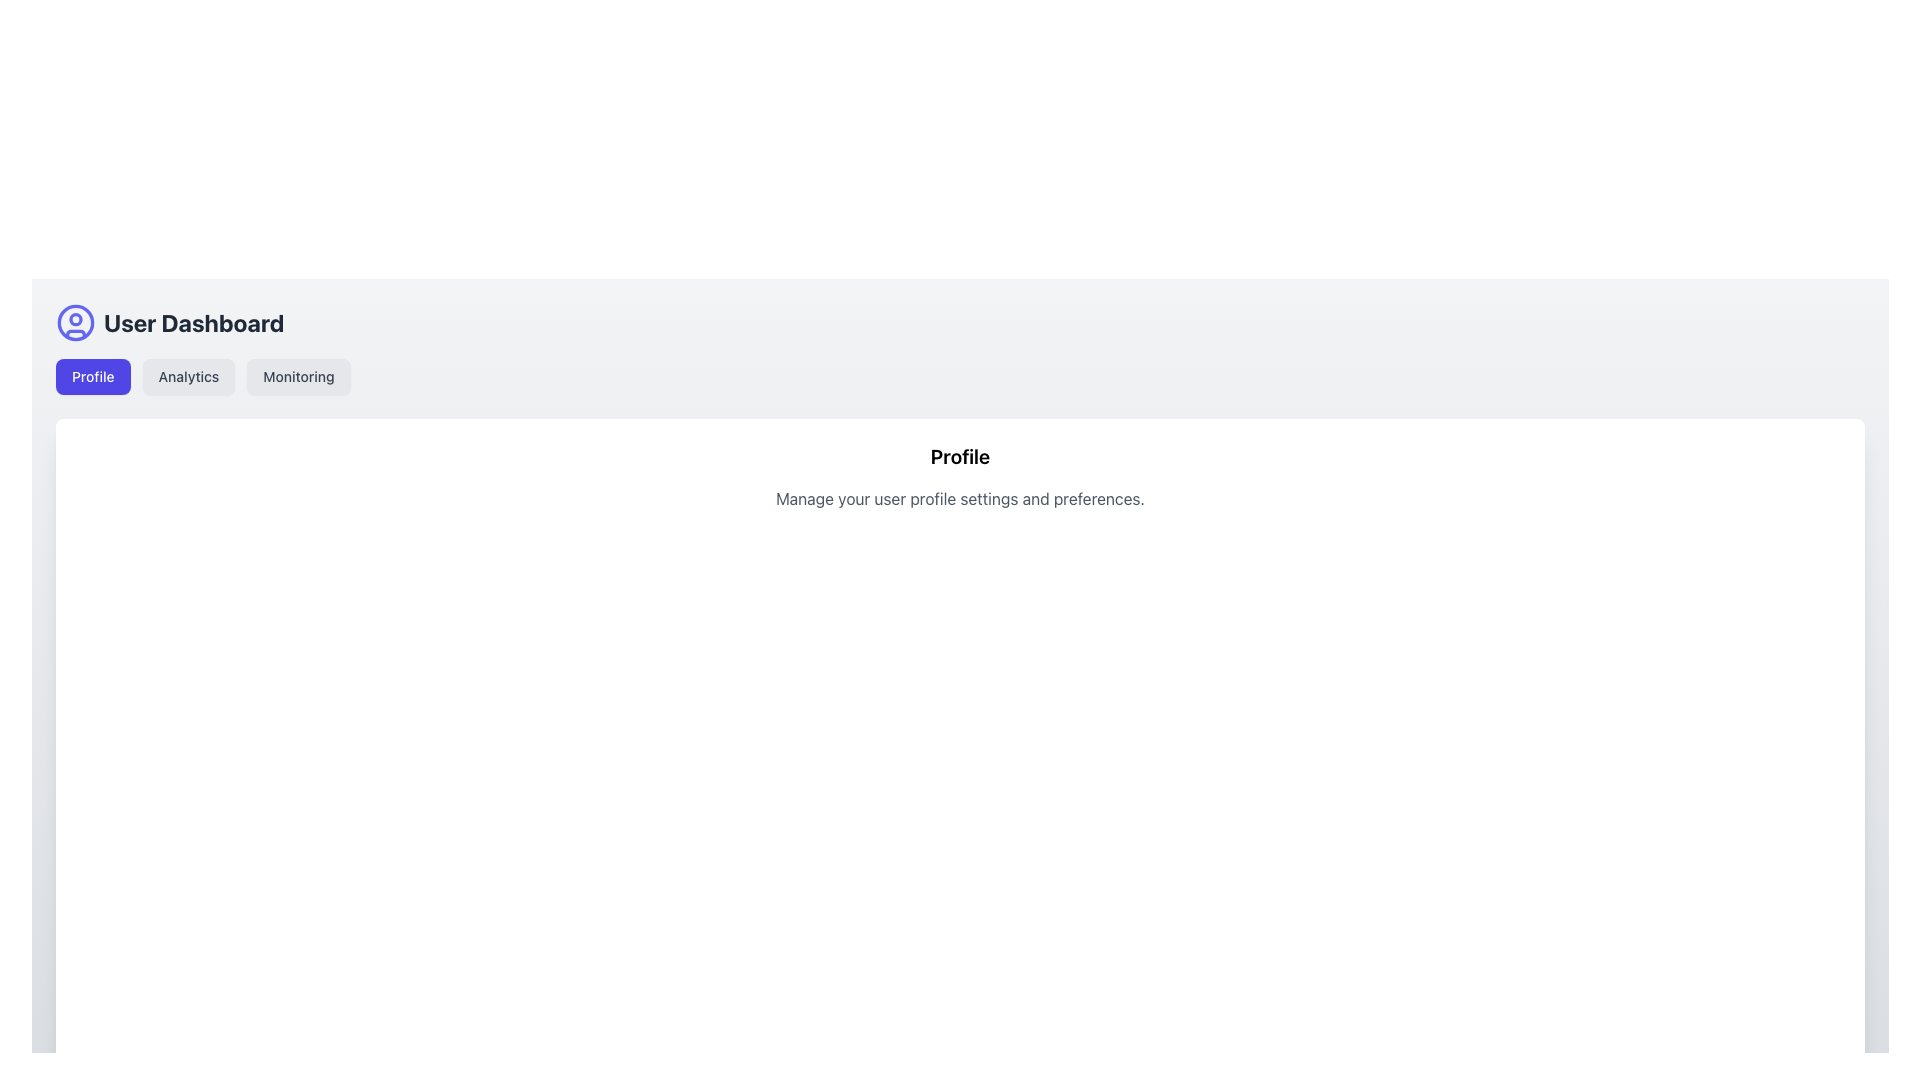 This screenshot has width=1920, height=1080. What do you see at coordinates (960, 497) in the screenshot?
I see `the text label that provides contextual guidance for managing user profile settings, located below the 'Profile' heading in the white panel` at bounding box center [960, 497].